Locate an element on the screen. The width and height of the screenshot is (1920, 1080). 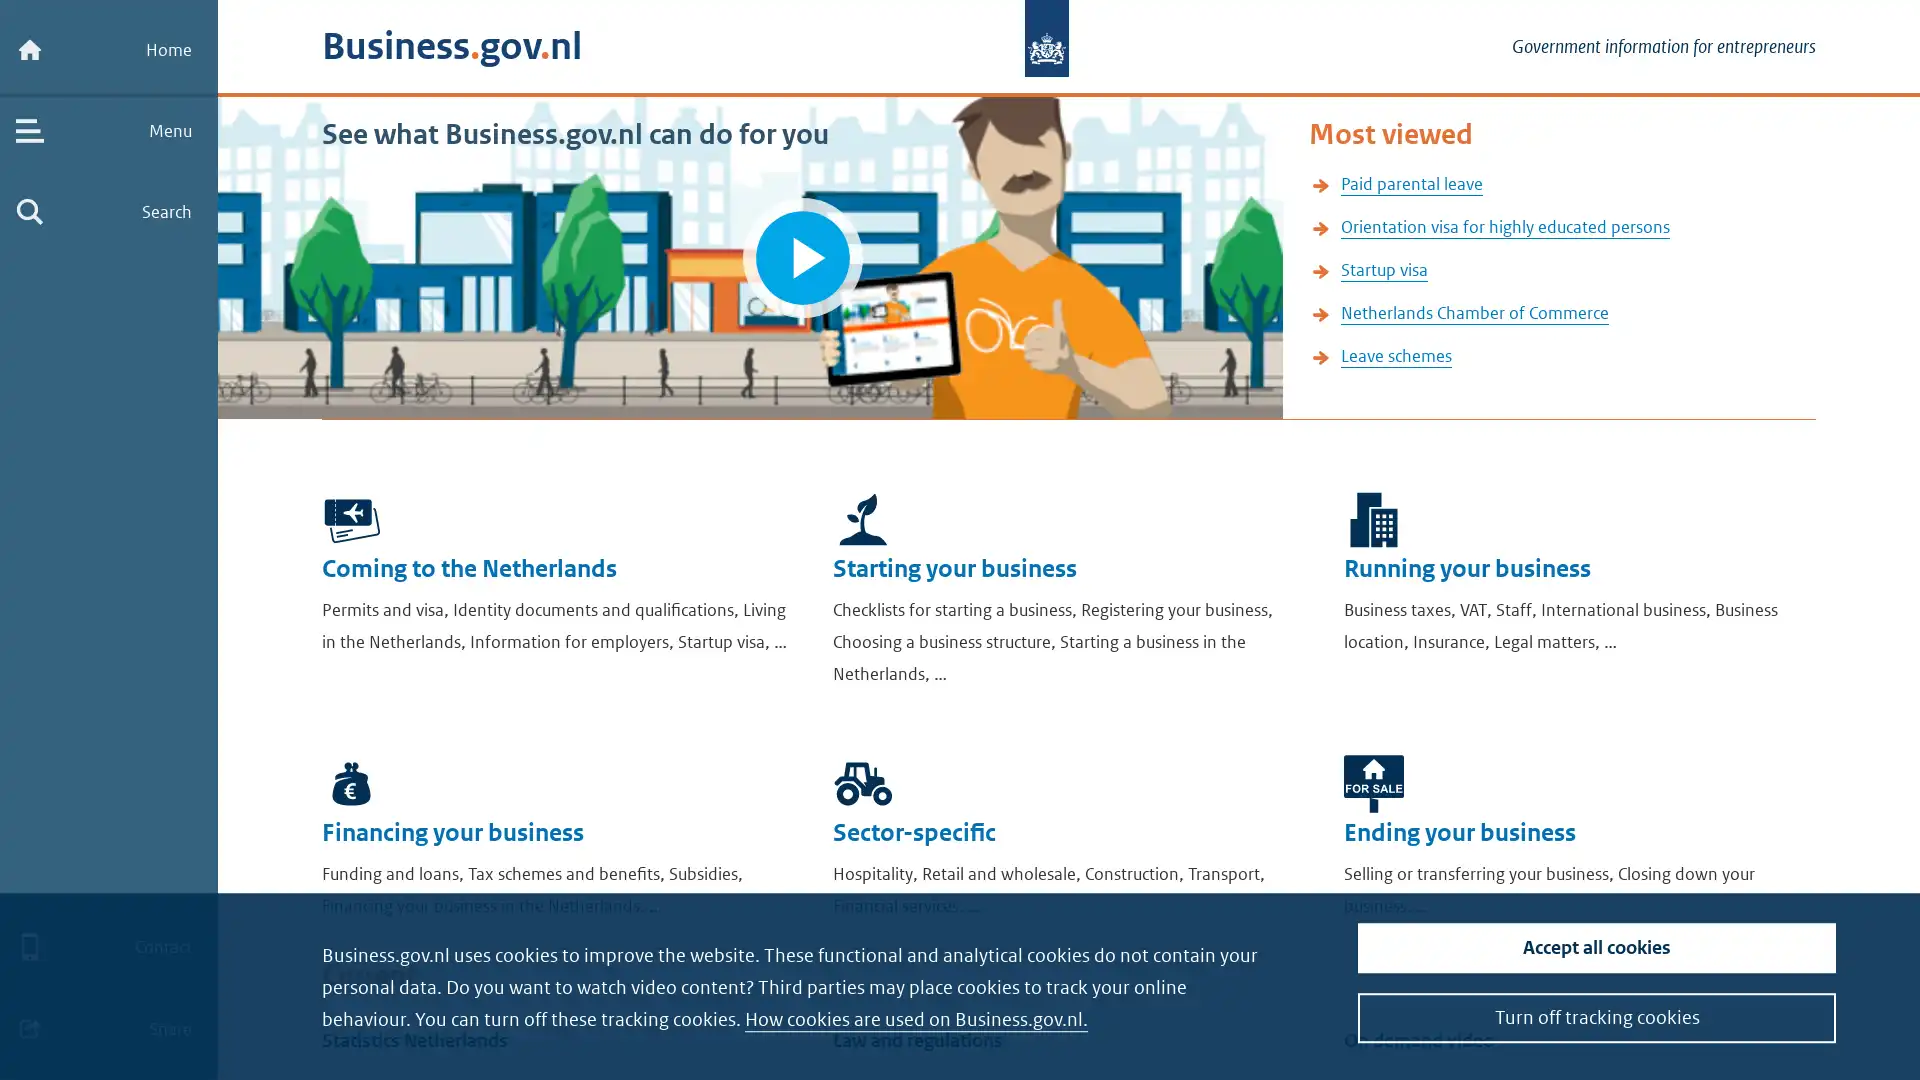
Turn off tracking cookies is located at coordinates (1596, 1014).